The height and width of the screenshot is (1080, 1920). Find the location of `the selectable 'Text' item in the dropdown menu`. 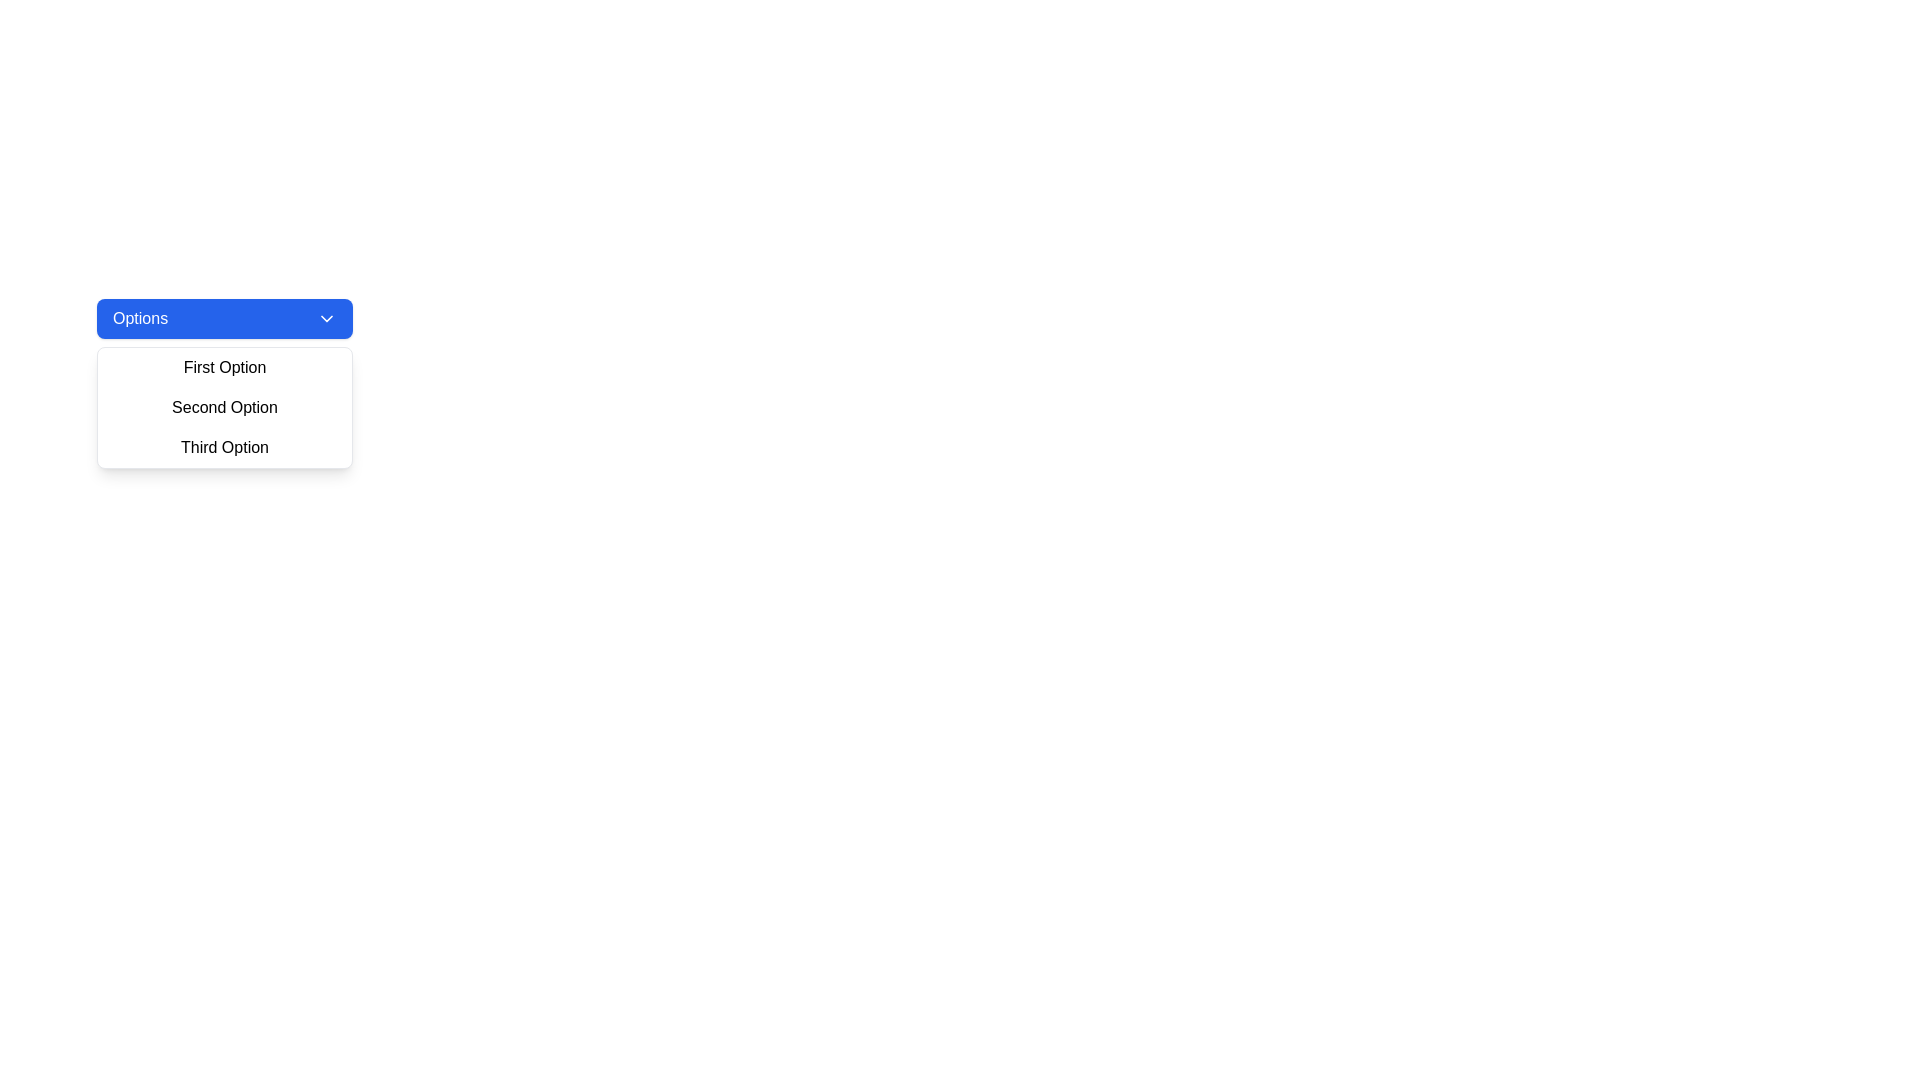

the selectable 'Text' item in the dropdown menu is located at coordinates (225, 407).